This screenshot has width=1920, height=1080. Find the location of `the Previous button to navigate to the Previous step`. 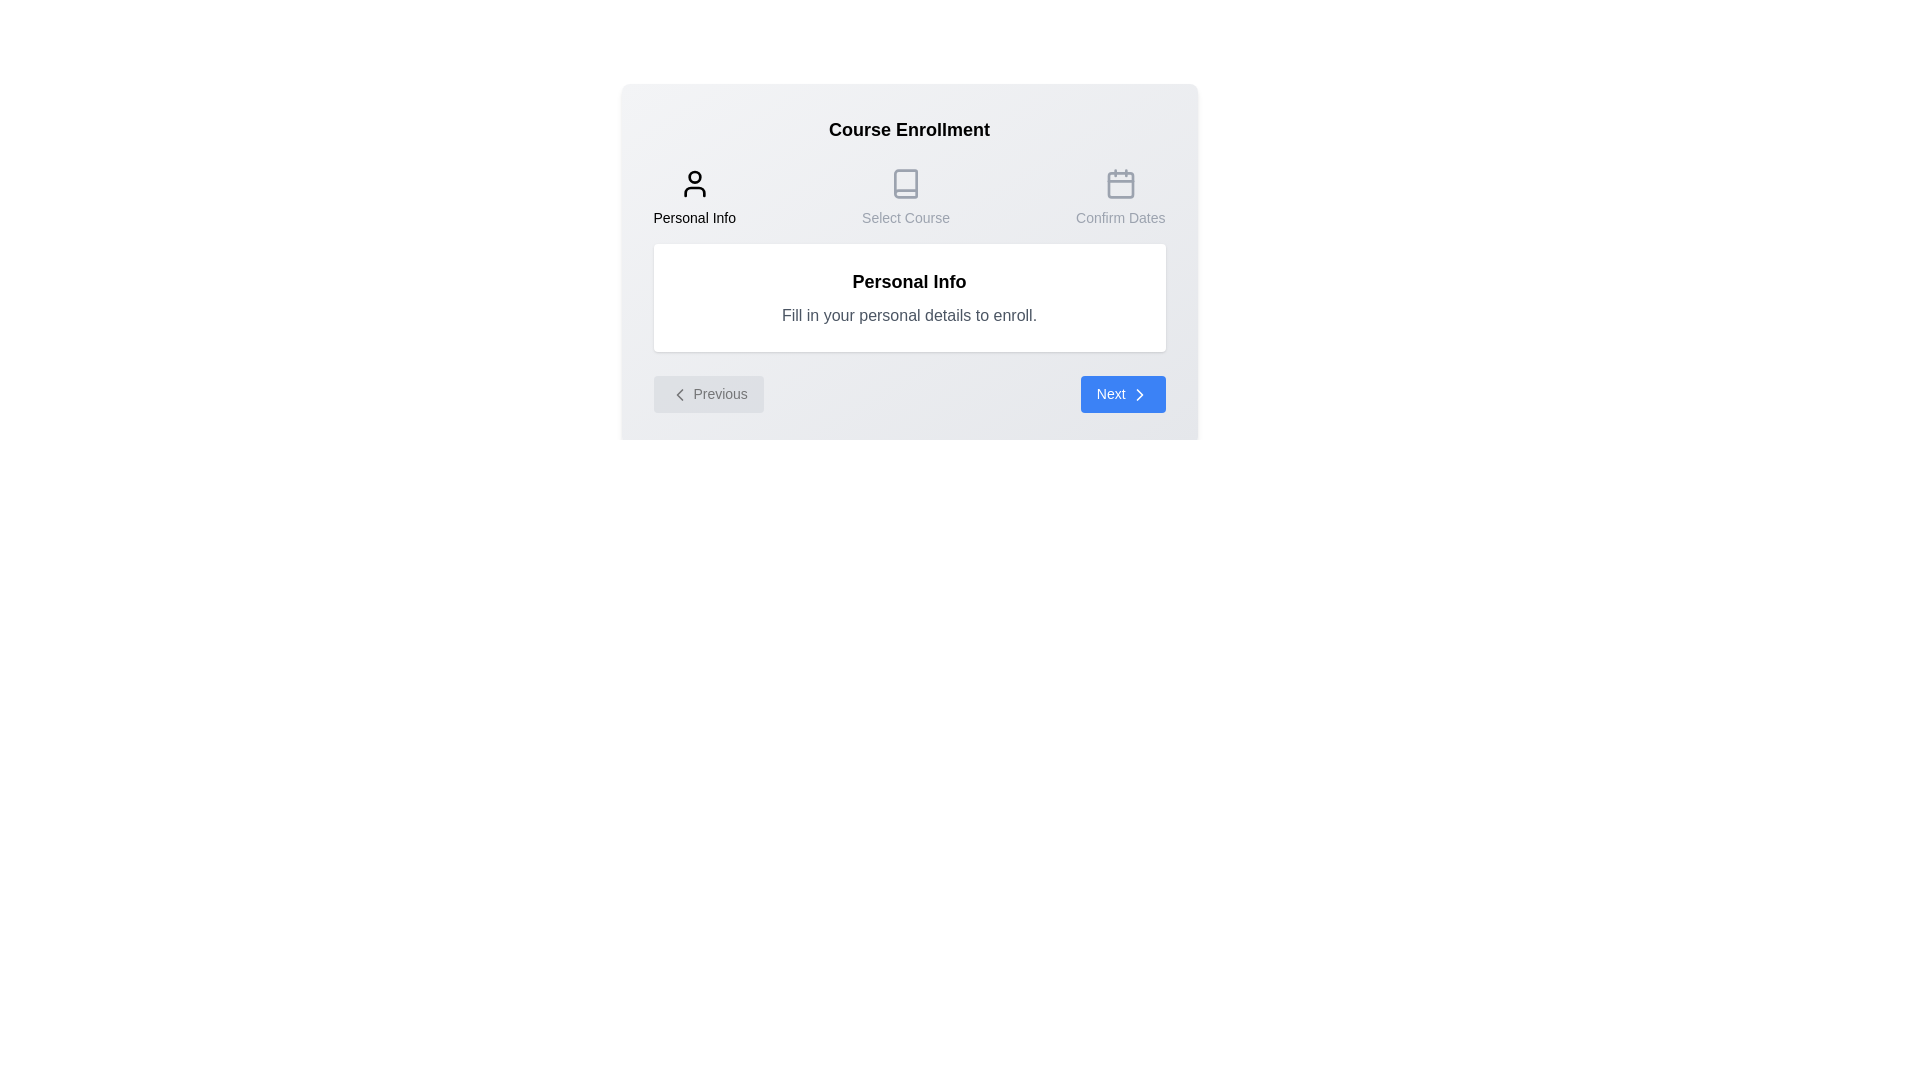

the Previous button to navigate to the Previous step is located at coordinates (708, 394).